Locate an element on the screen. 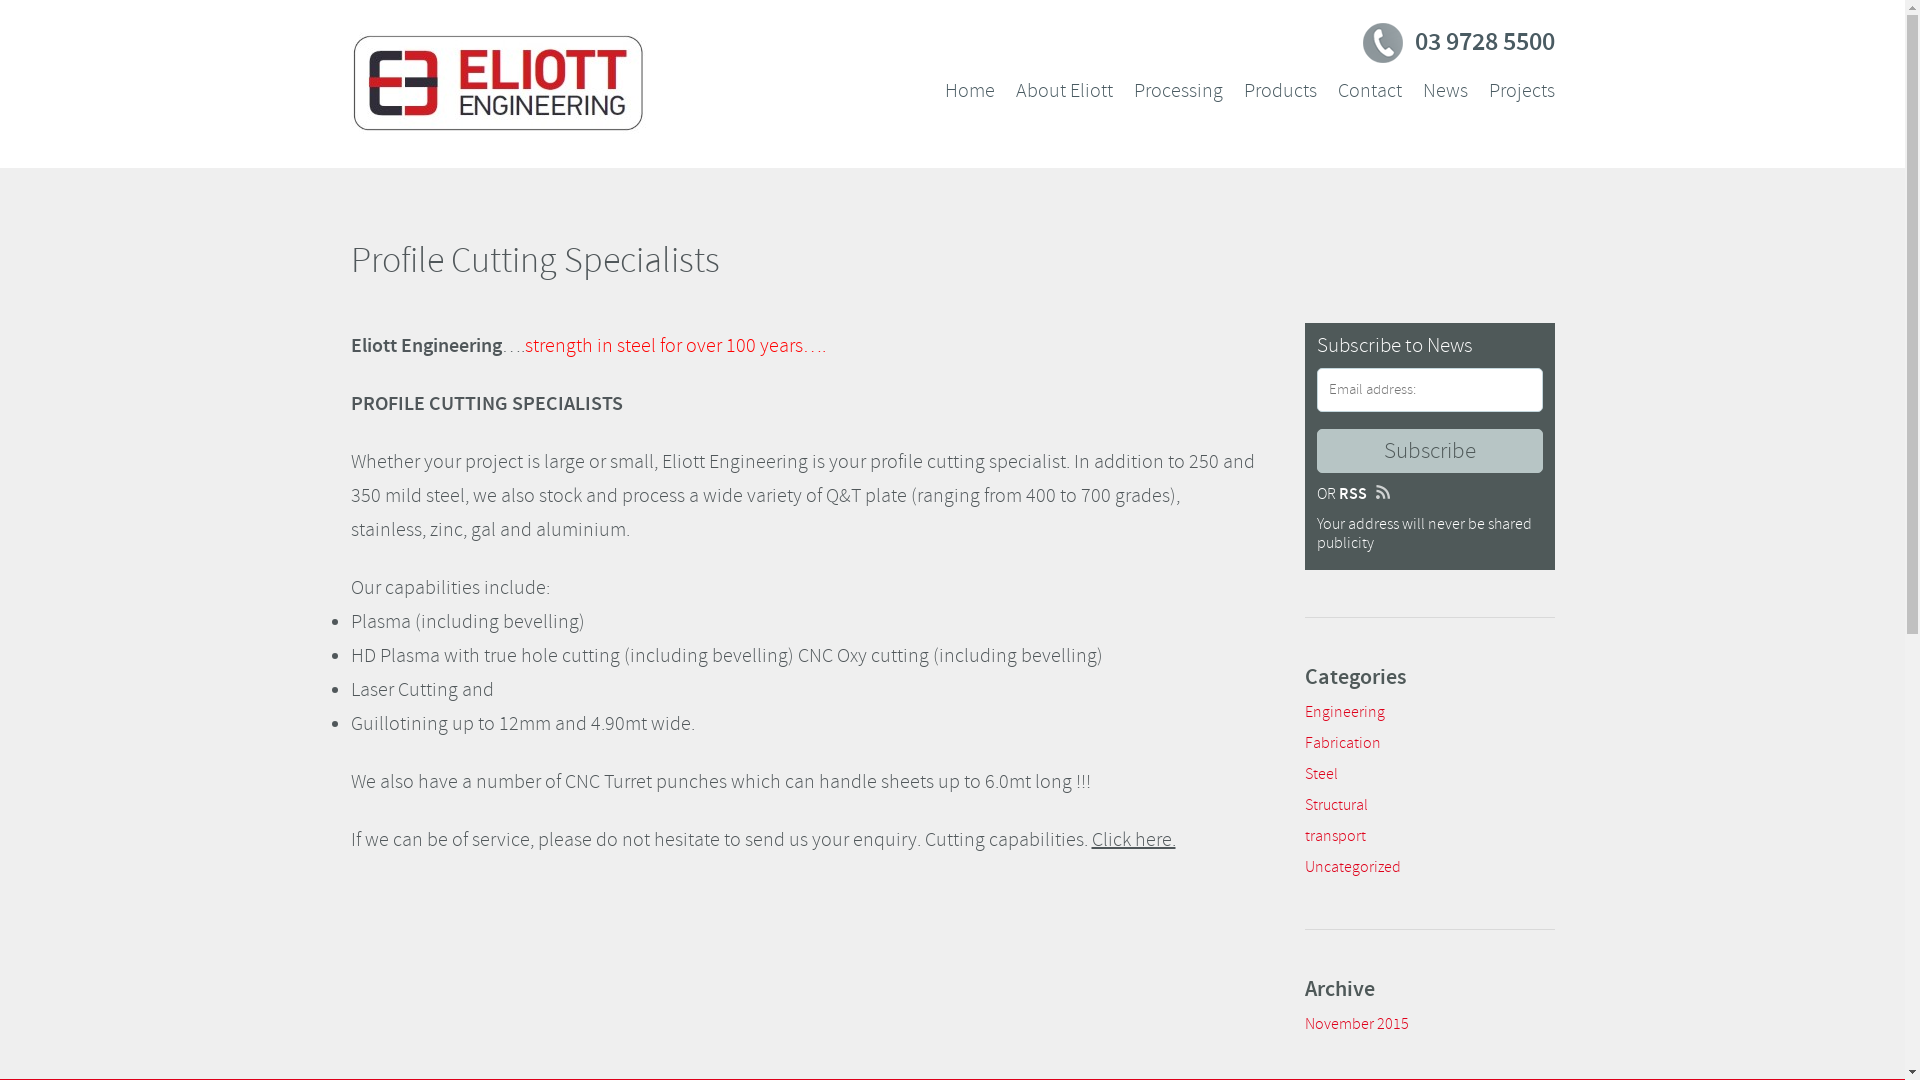 This screenshot has height=1080, width=1920. 'Home' is located at coordinates (969, 91).